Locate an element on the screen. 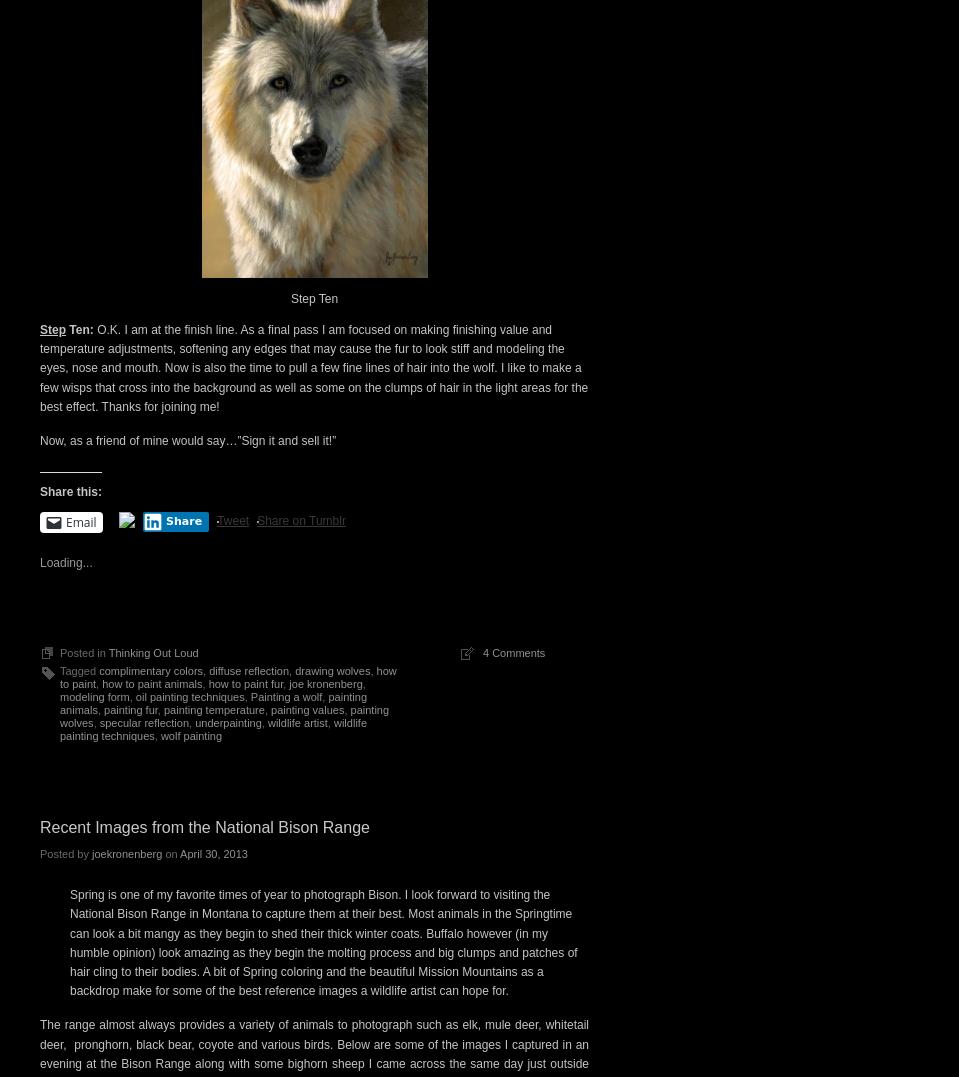 The image size is (959, 1077). 'wildlife painting techniques' is located at coordinates (213, 728).